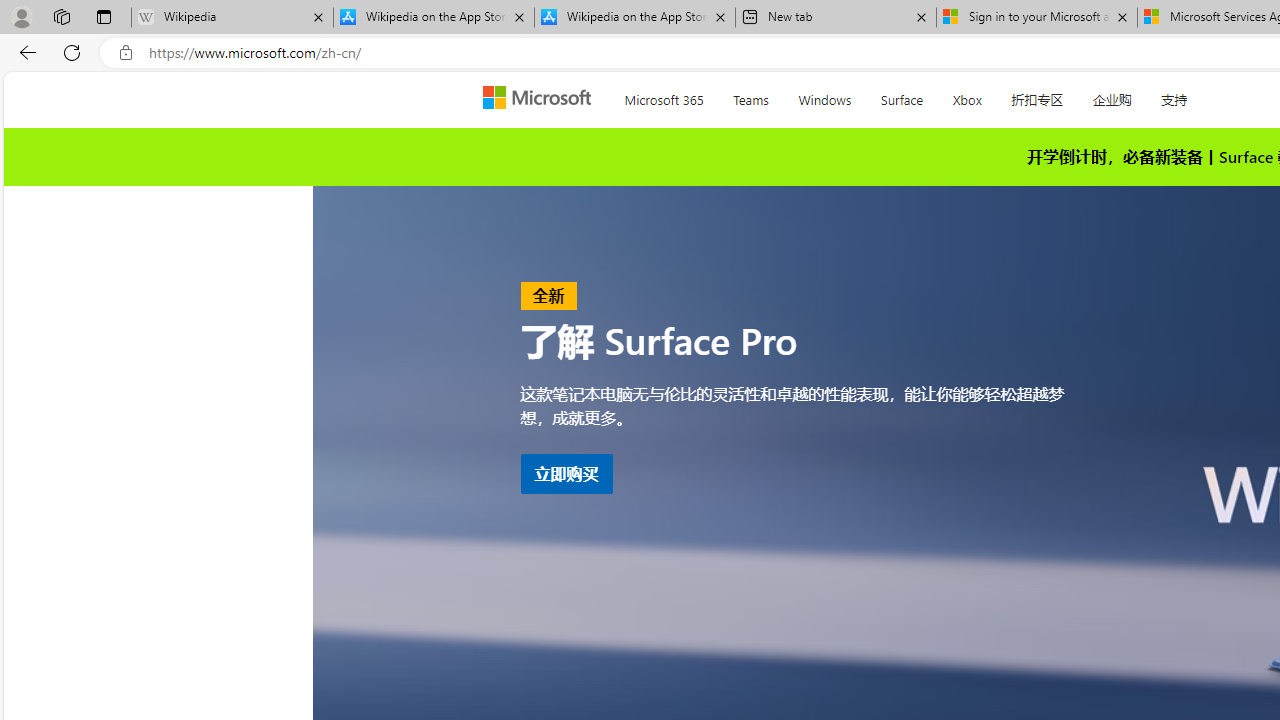 This screenshot has height=720, width=1280. Describe the element at coordinates (232, 17) in the screenshot. I see `'Wikipedia - Sleeping'` at that location.